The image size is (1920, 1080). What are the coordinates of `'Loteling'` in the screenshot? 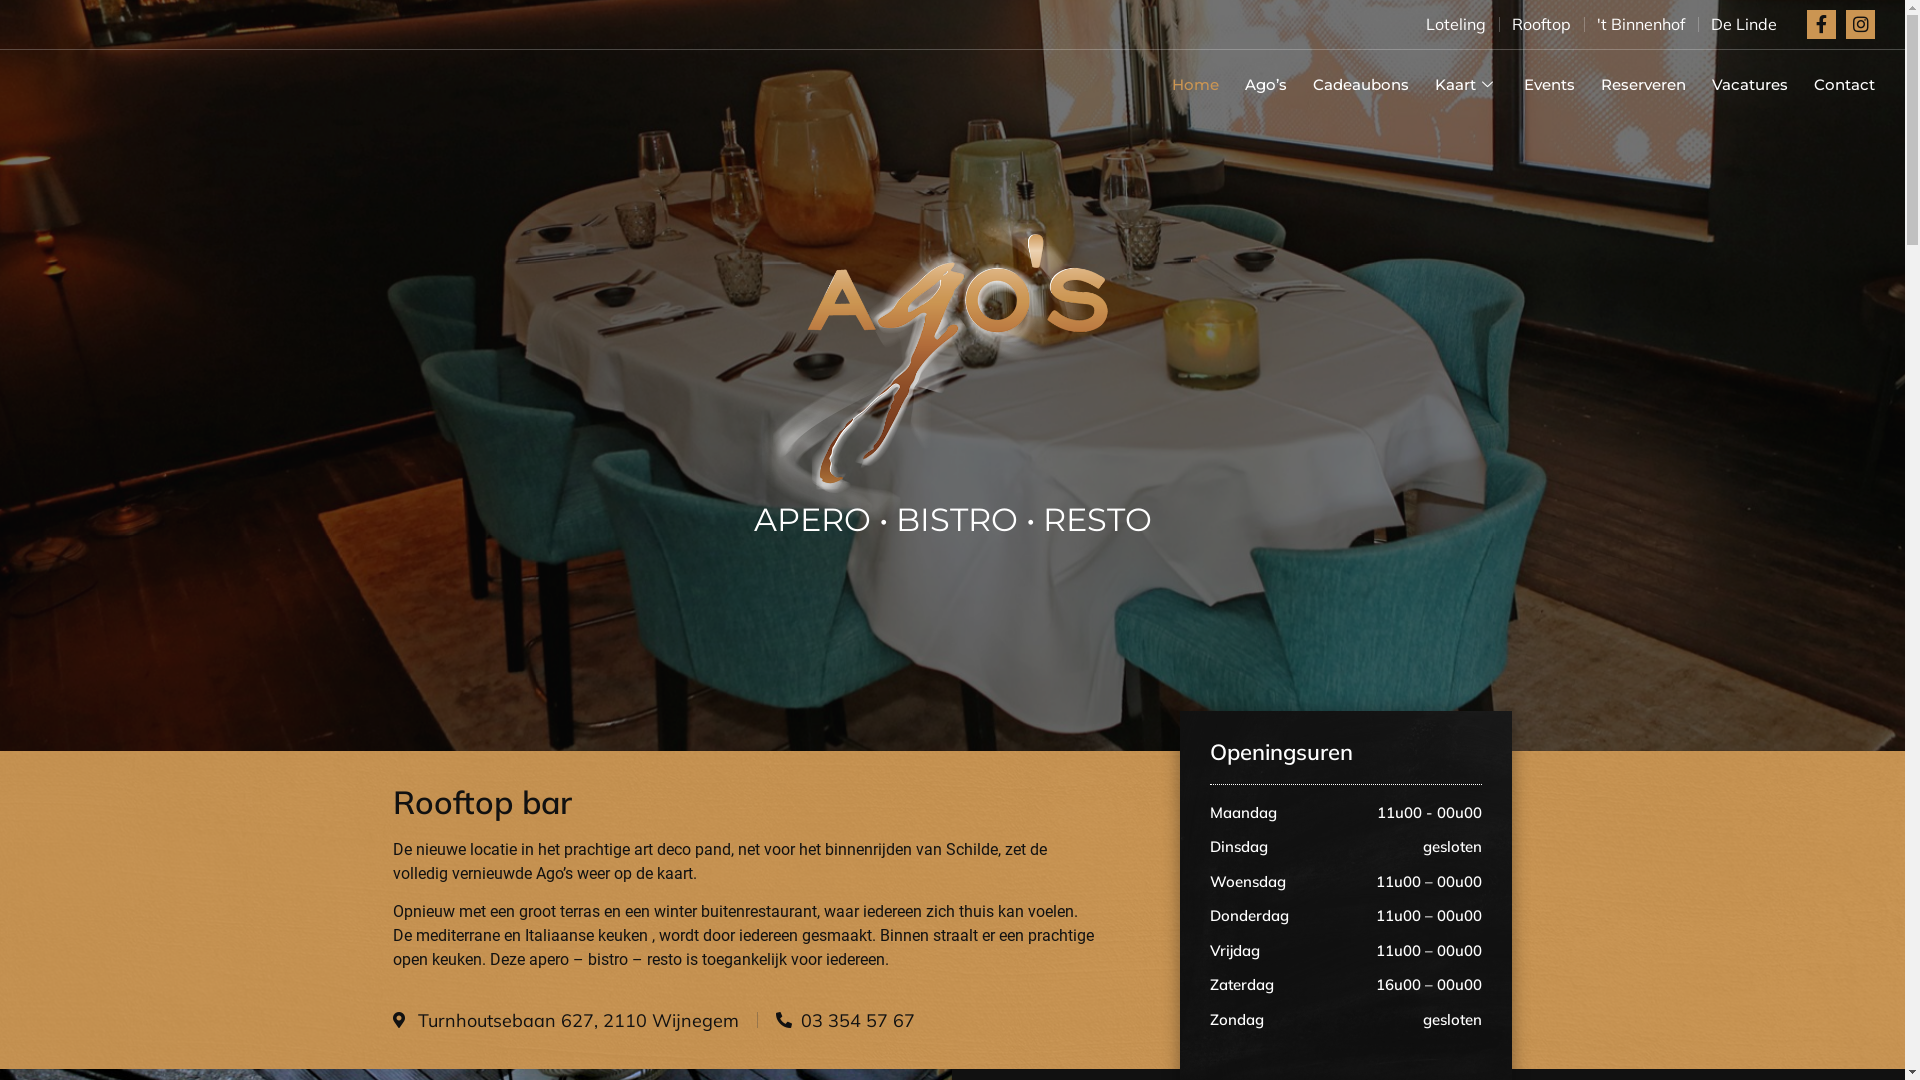 It's located at (1455, 23).